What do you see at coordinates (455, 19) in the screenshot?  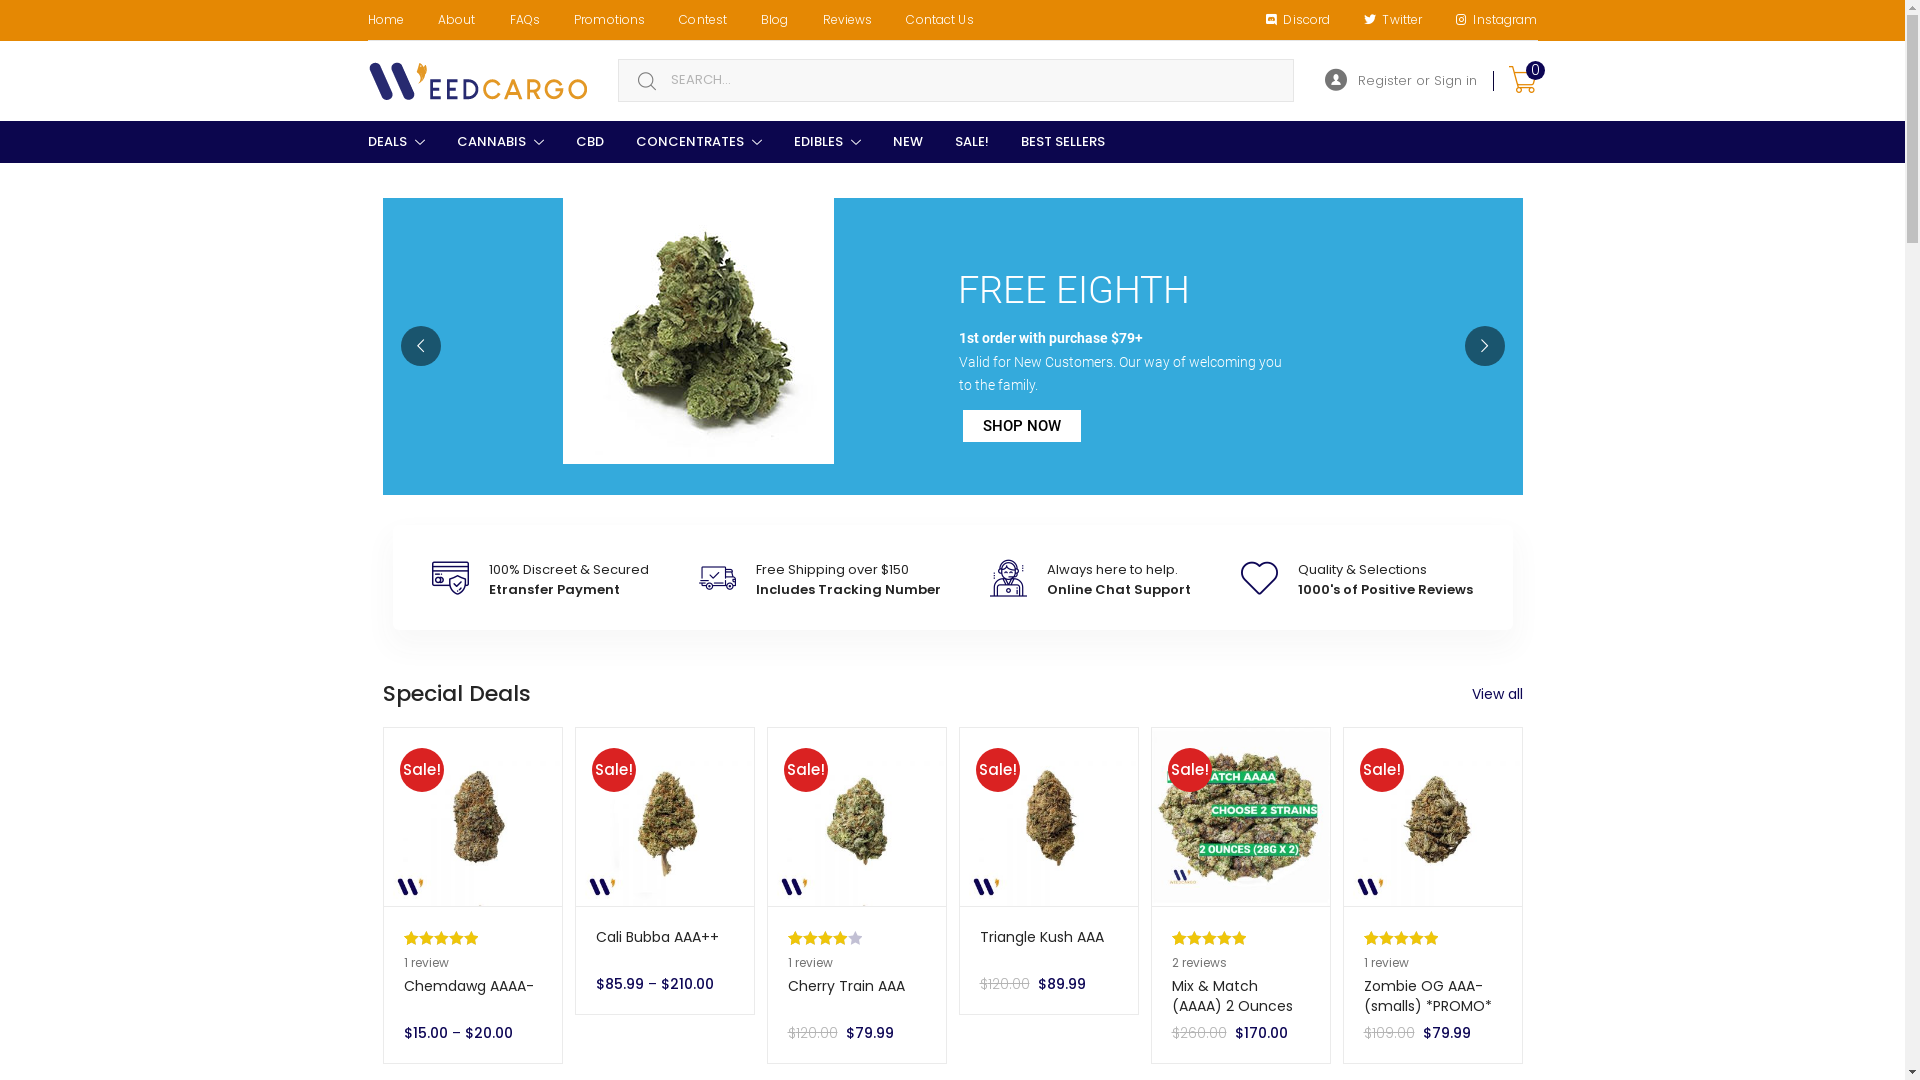 I see `'About'` at bounding box center [455, 19].